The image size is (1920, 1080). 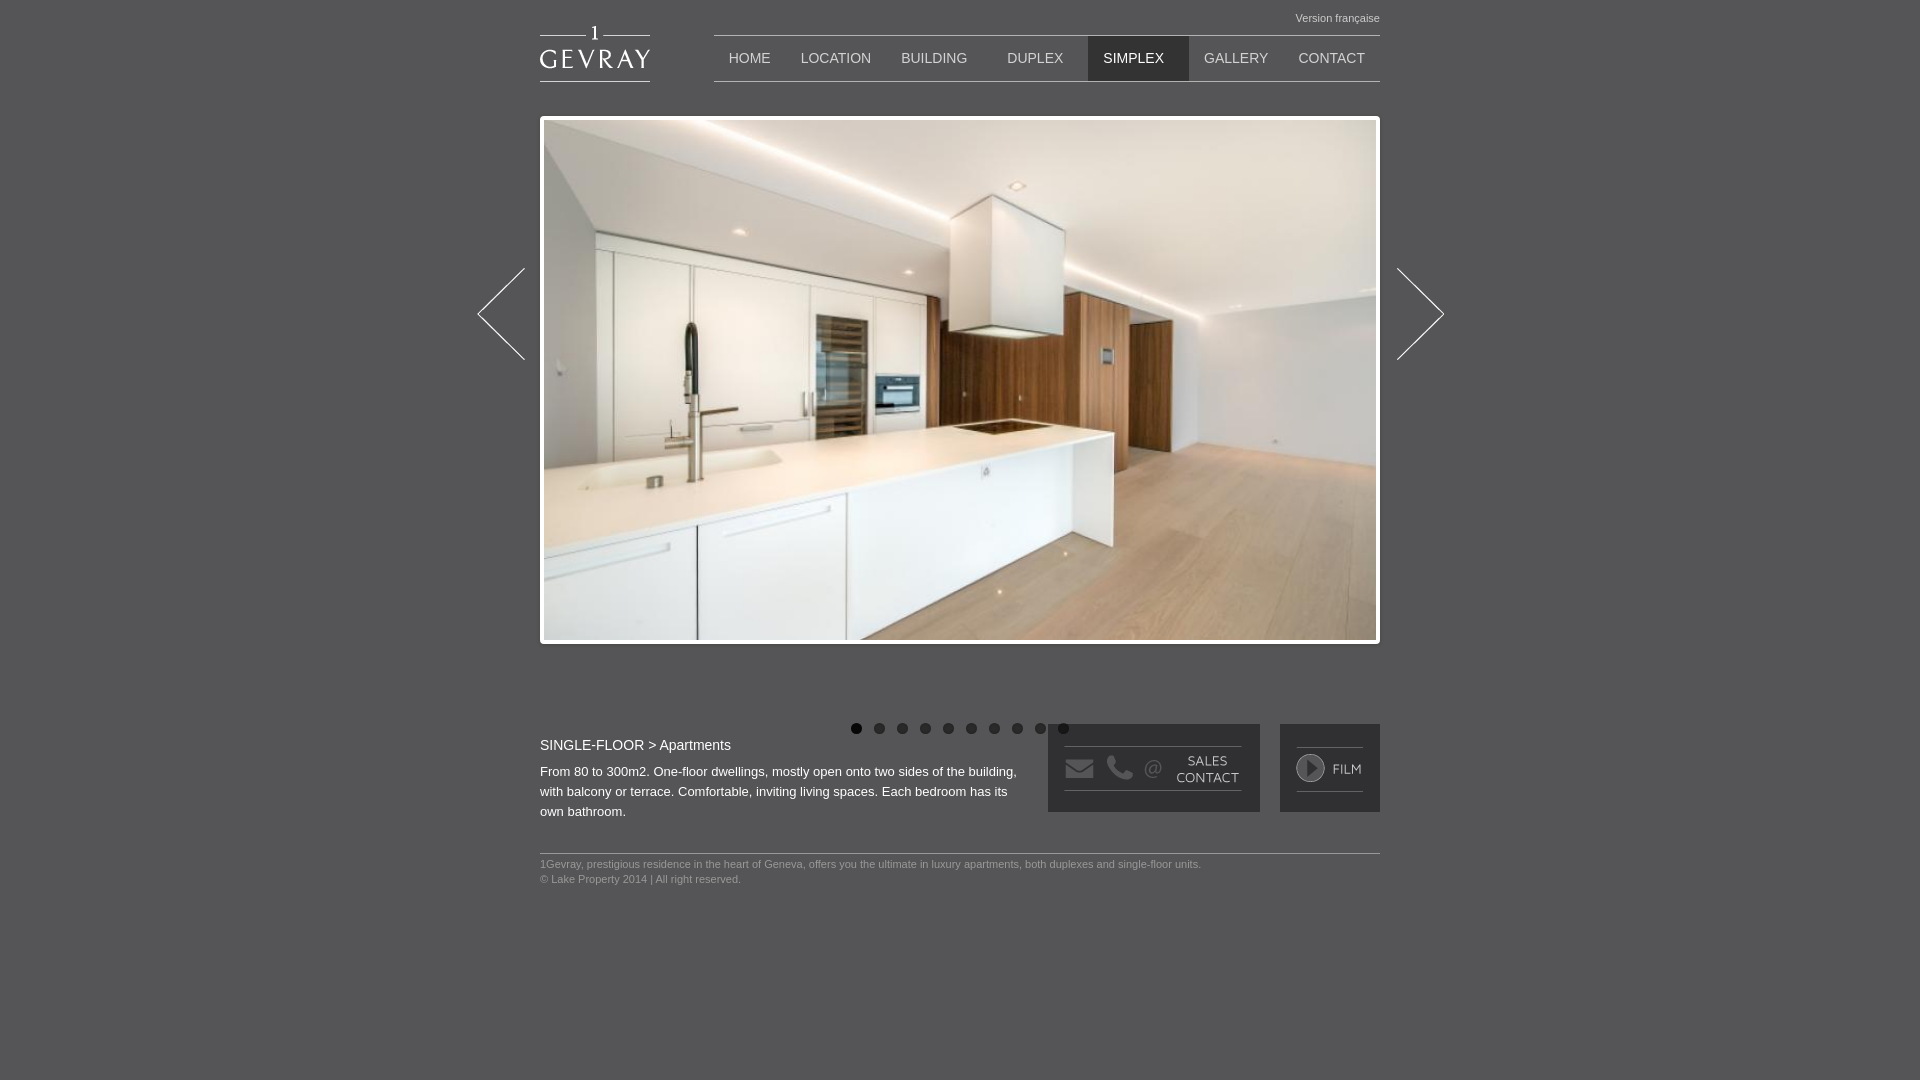 What do you see at coordinates (836, 56) in the screenshot?
I see `'LOCATION'` at bounding box center [836, 56].